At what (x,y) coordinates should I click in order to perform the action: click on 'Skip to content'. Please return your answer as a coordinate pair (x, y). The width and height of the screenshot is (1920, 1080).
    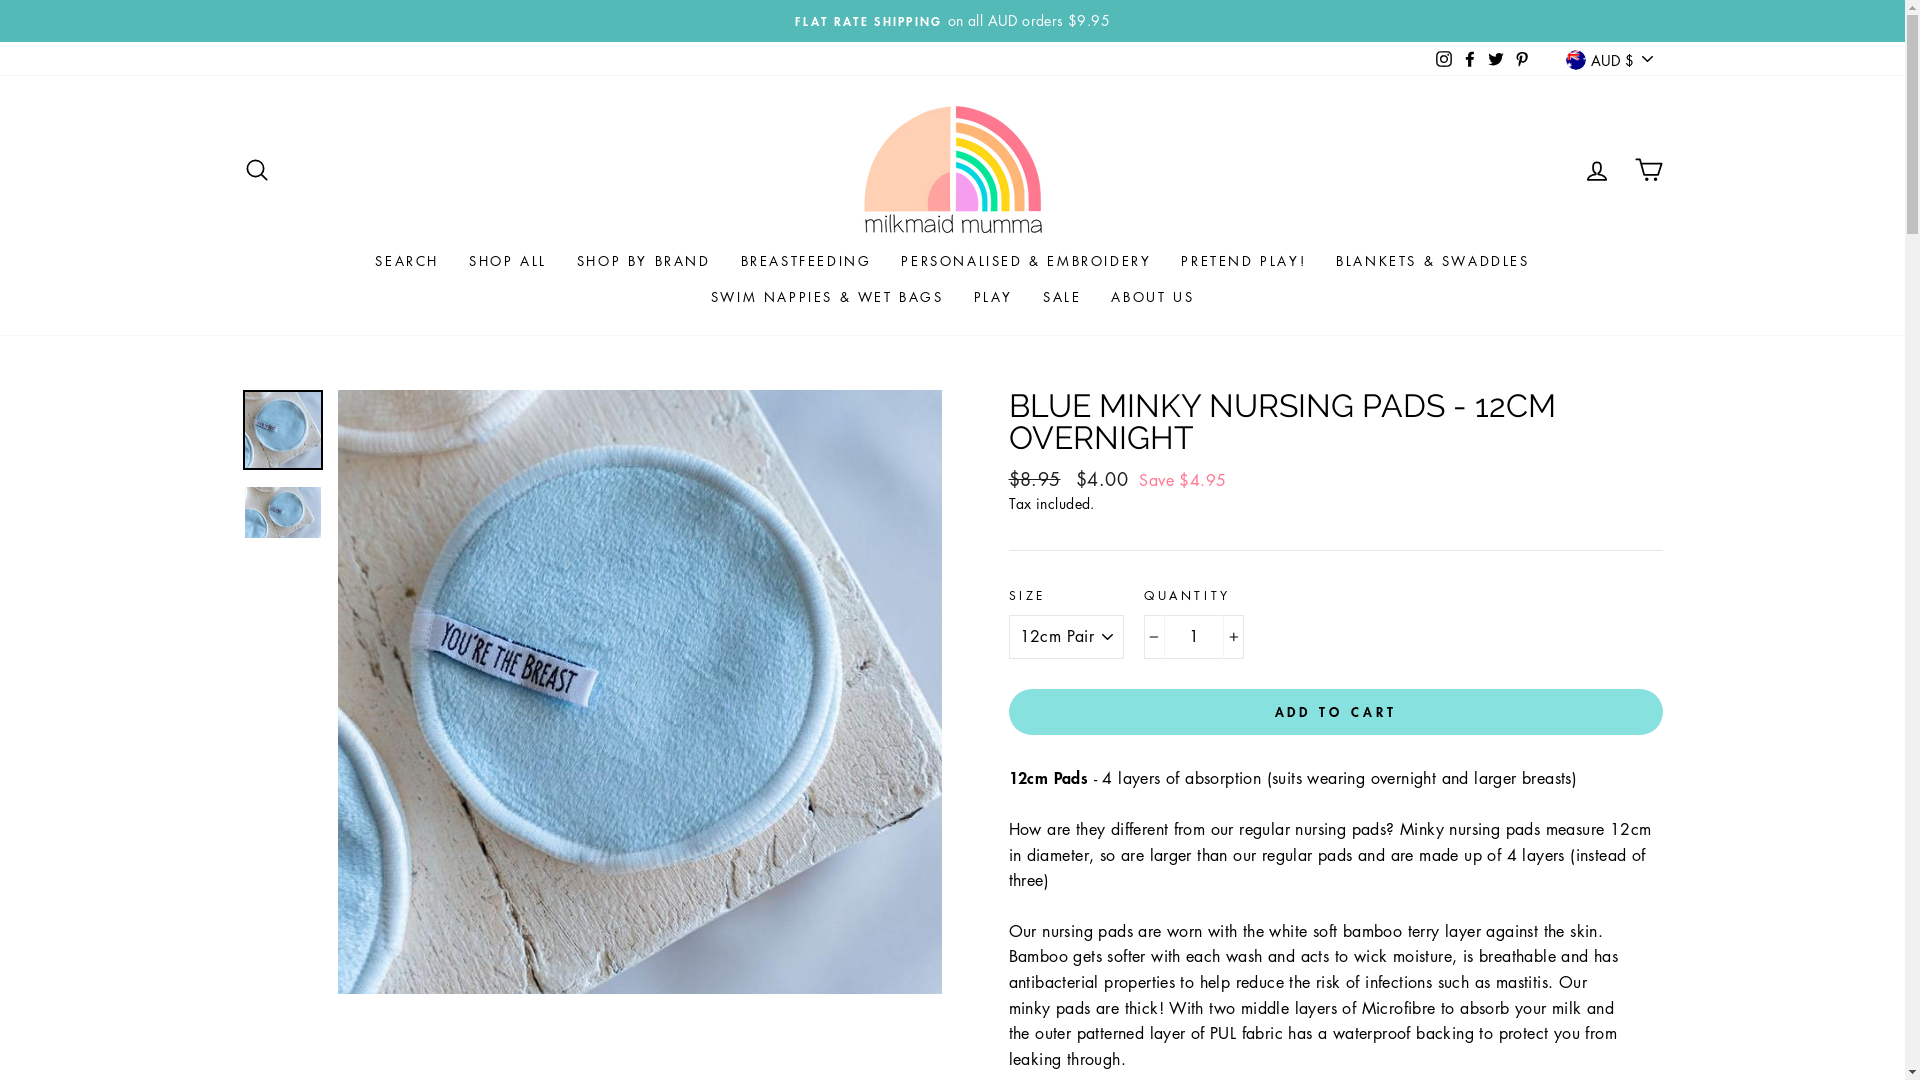
    Looking at the image, I should click on (0, 0).